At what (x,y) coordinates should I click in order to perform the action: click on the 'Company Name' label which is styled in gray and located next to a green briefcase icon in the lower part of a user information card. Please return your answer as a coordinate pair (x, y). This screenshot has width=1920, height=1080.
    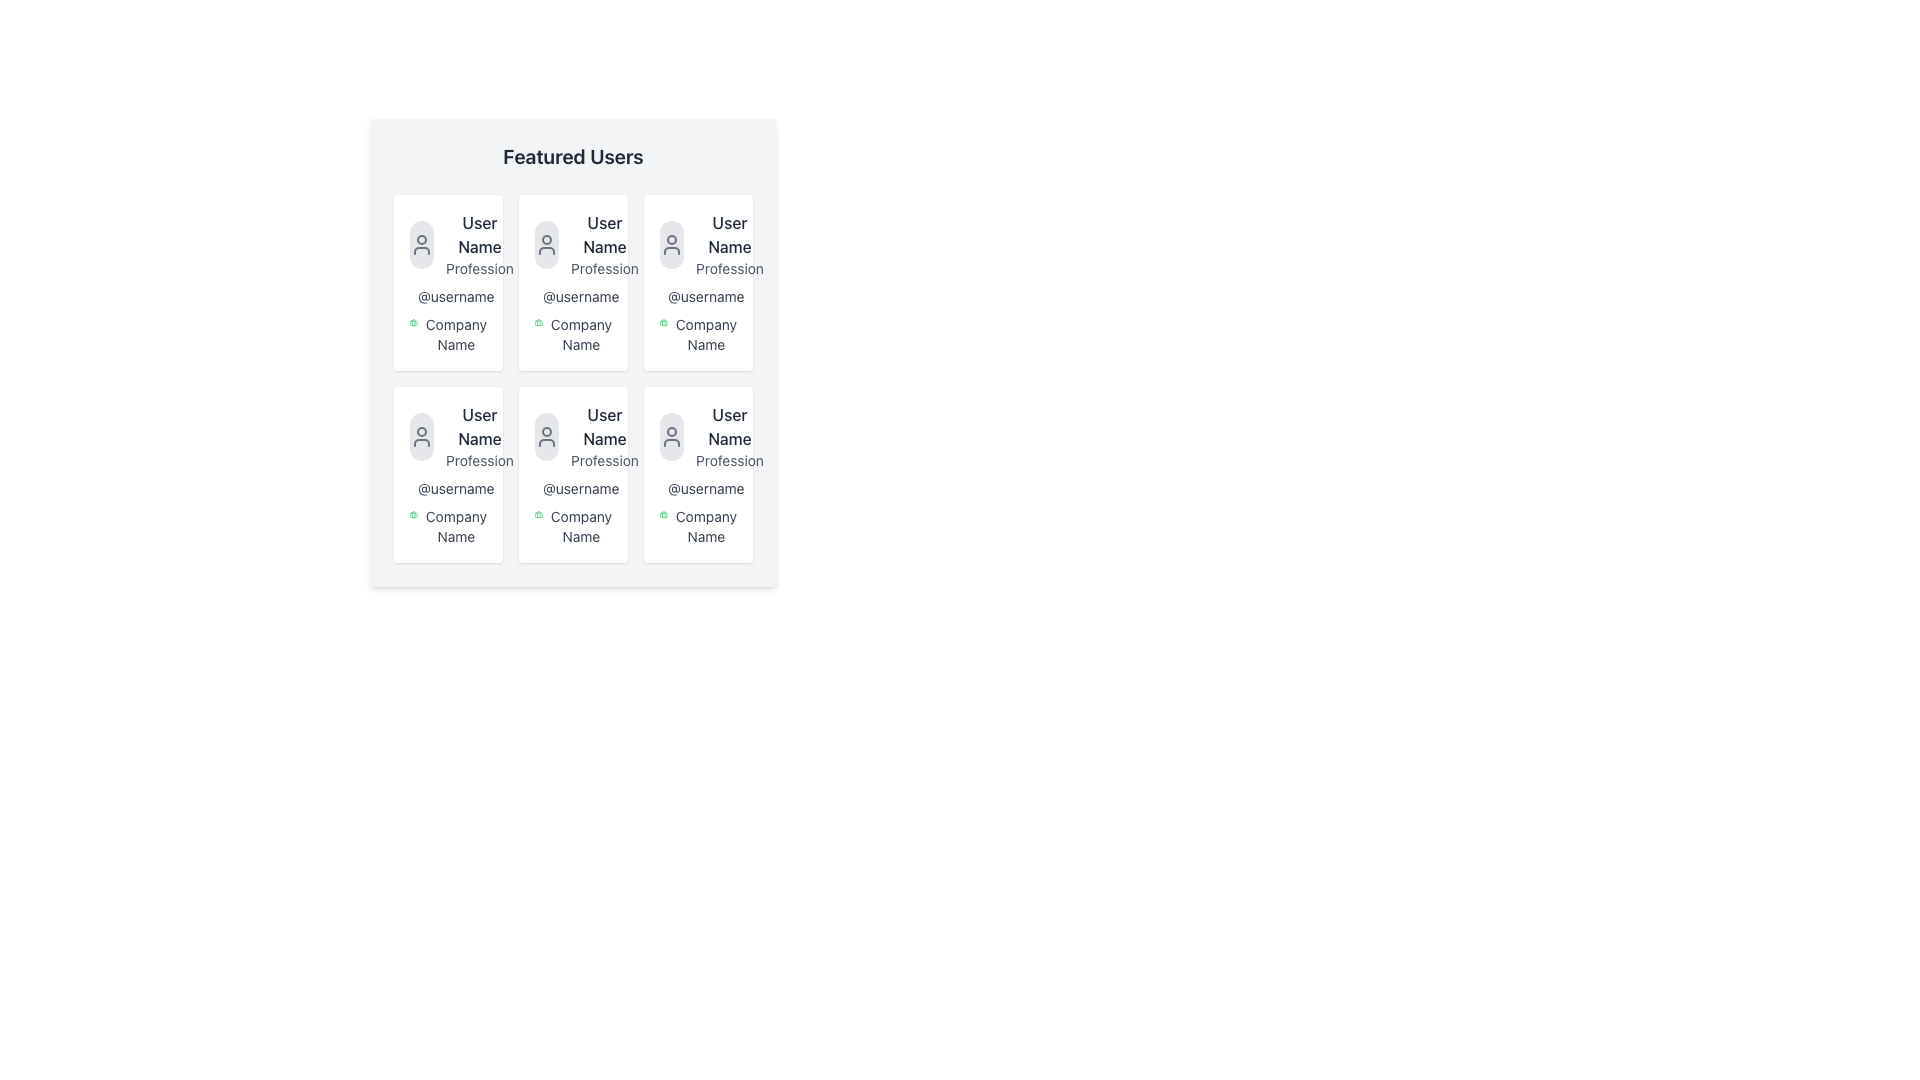
    Looking at the image, I should click on (447, 334).